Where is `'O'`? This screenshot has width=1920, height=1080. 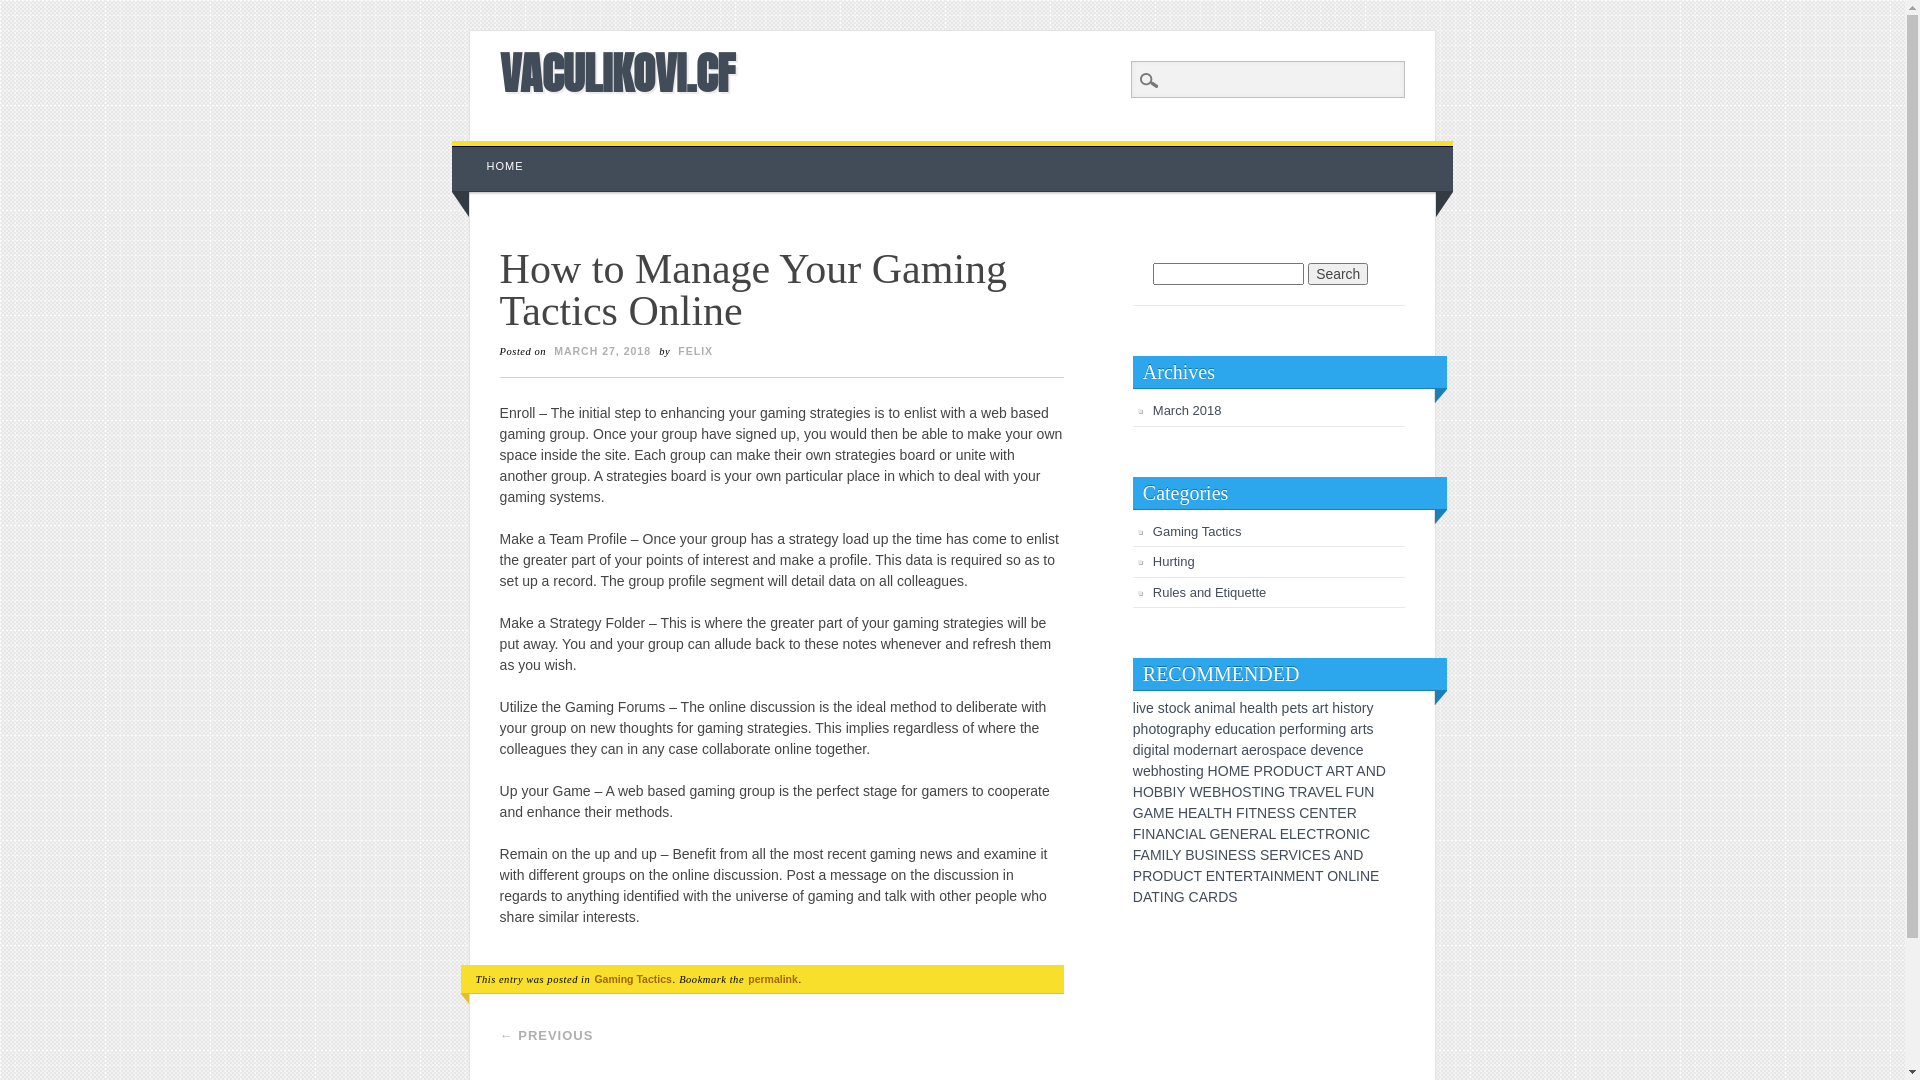 'O' is located at coordinates (1148, 790).